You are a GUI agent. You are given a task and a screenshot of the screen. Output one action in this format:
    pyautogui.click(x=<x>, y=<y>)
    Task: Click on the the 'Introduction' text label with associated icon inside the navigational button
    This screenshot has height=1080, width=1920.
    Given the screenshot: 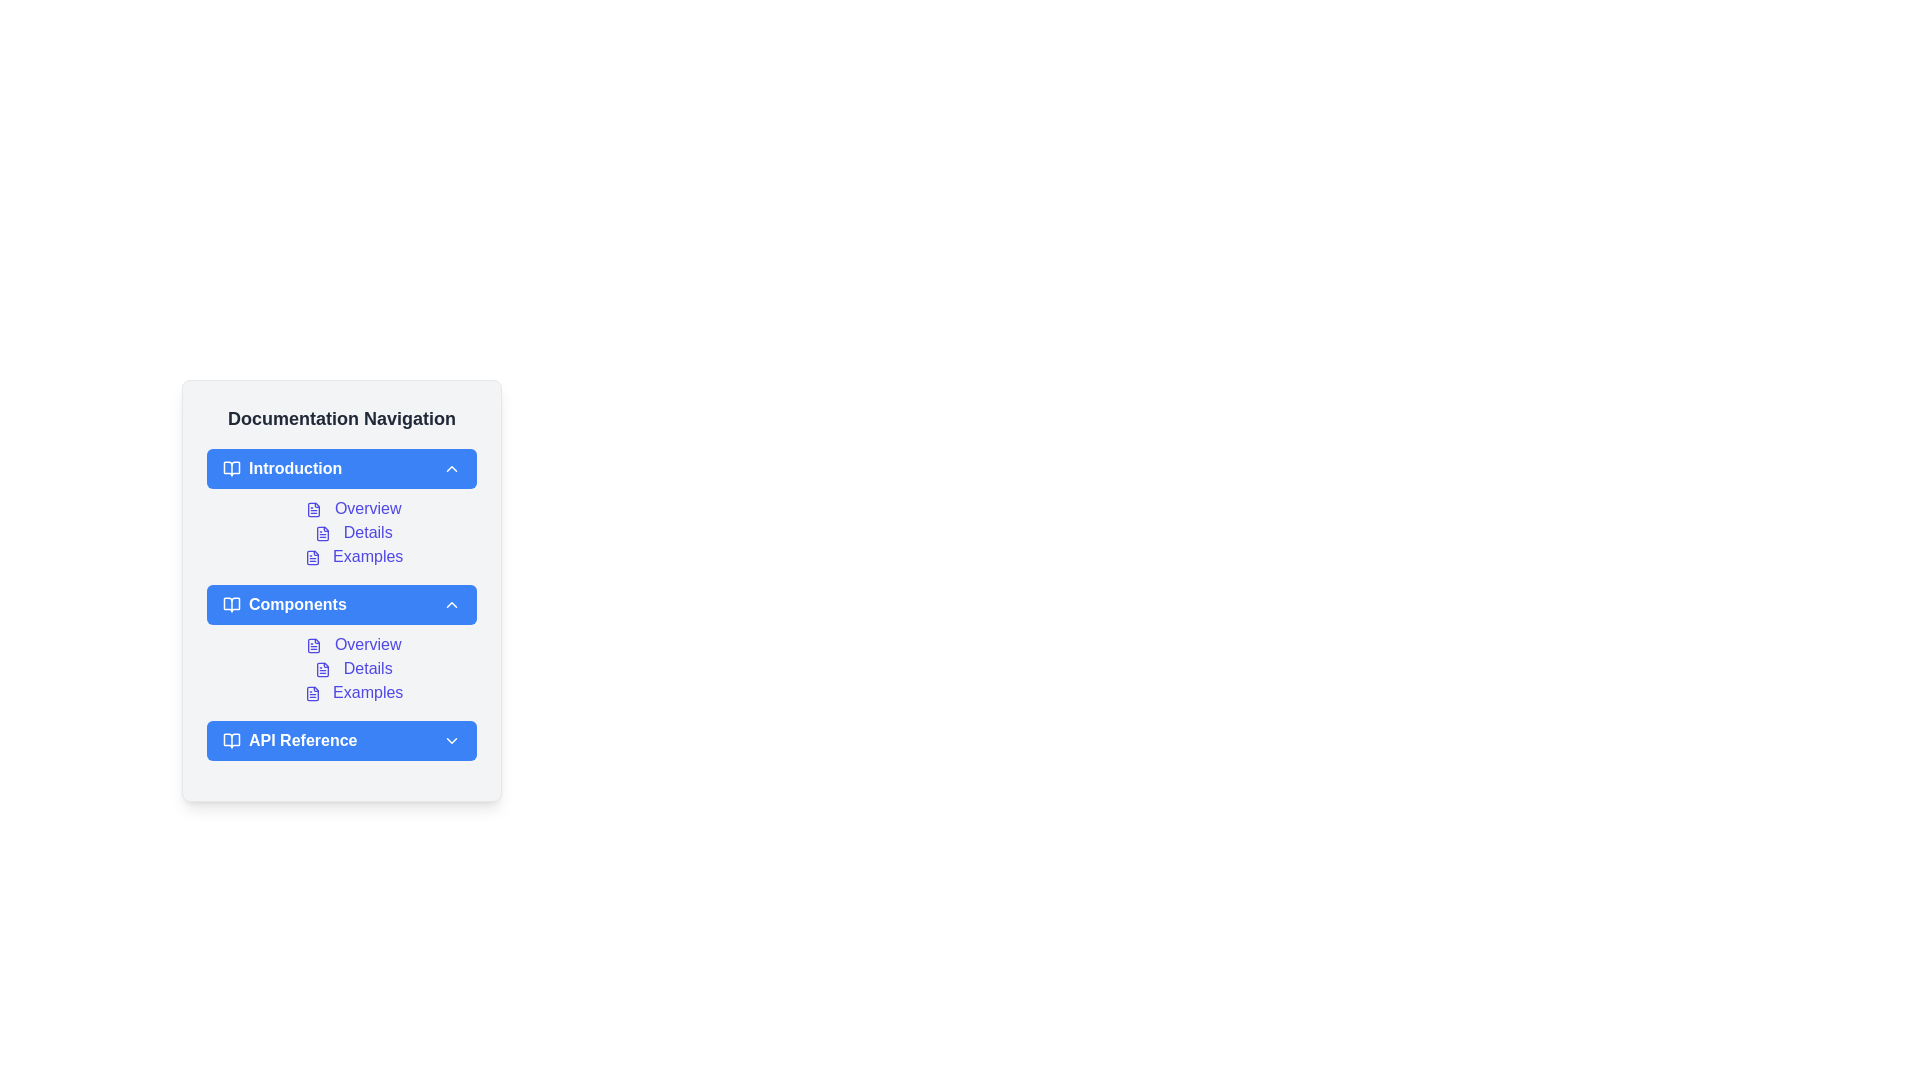 What is the action you would take?
    pyautogui.click(x=281, y=469)
    